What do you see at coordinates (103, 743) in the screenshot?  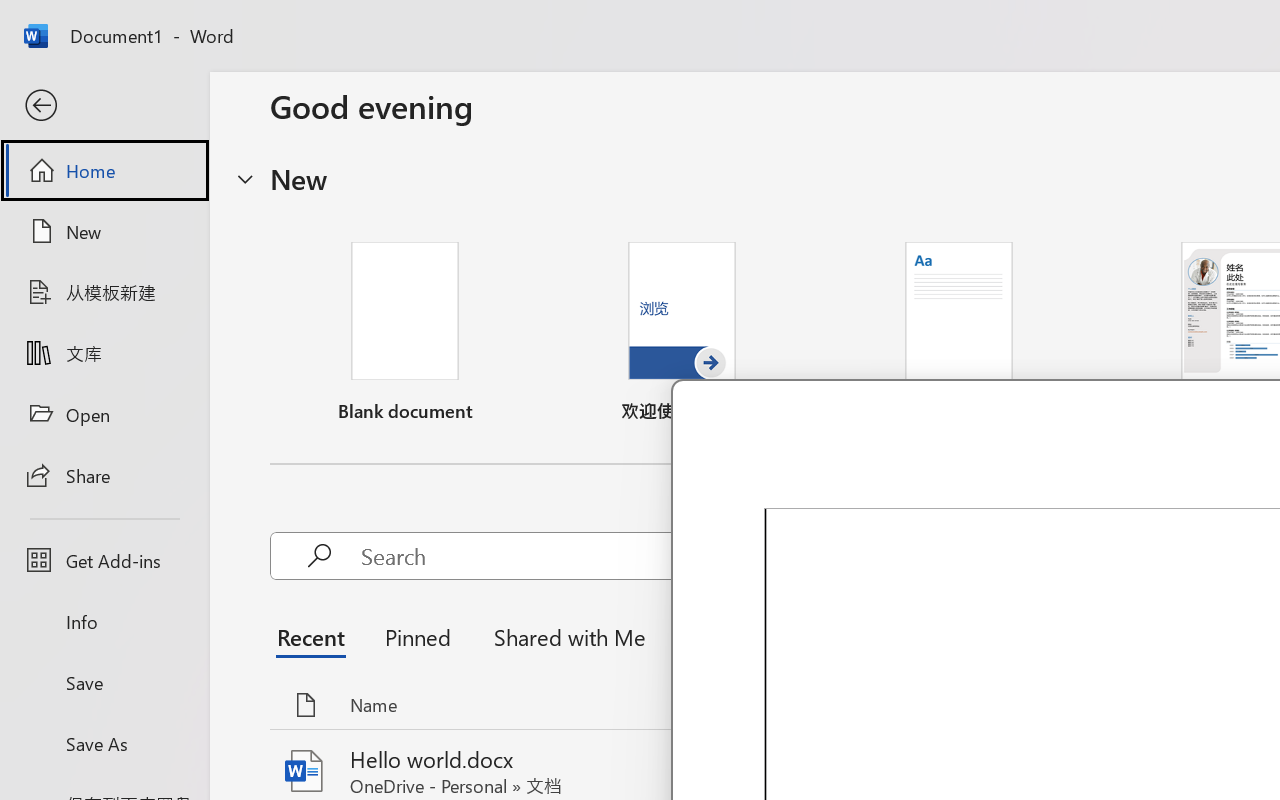 I see `'Save As'` at bounding box center [103, 743].